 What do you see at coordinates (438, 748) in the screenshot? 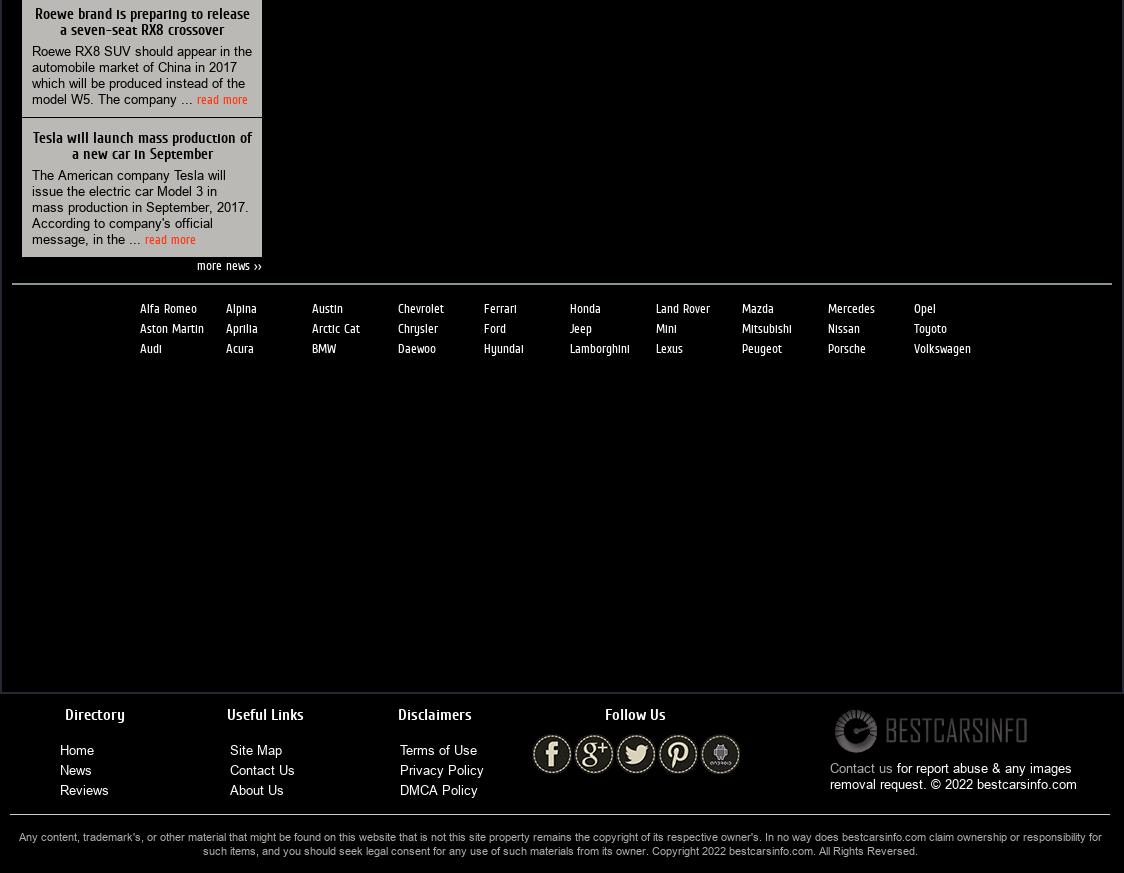
I see `'Terms of Use'` at bounding box center [438, 748].